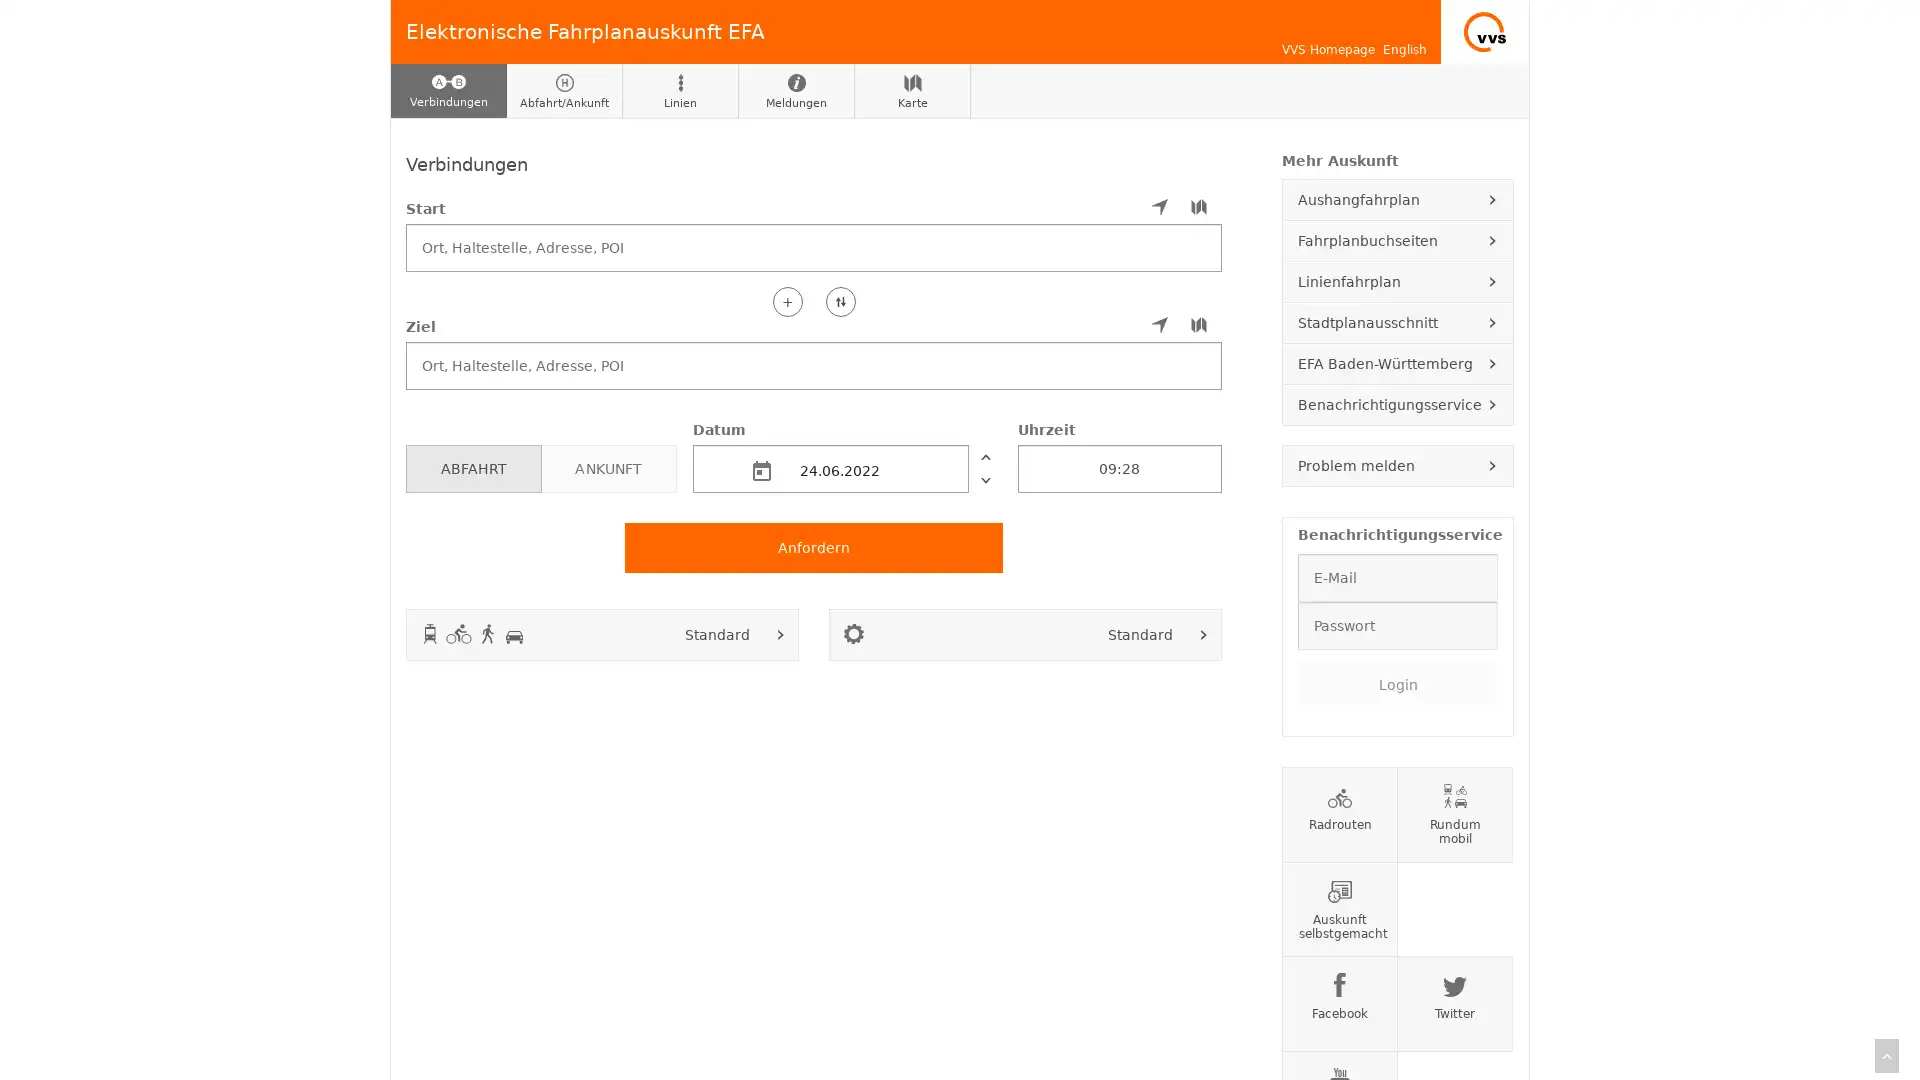  I want to click on Fahroptionen, so click(1203, 633).